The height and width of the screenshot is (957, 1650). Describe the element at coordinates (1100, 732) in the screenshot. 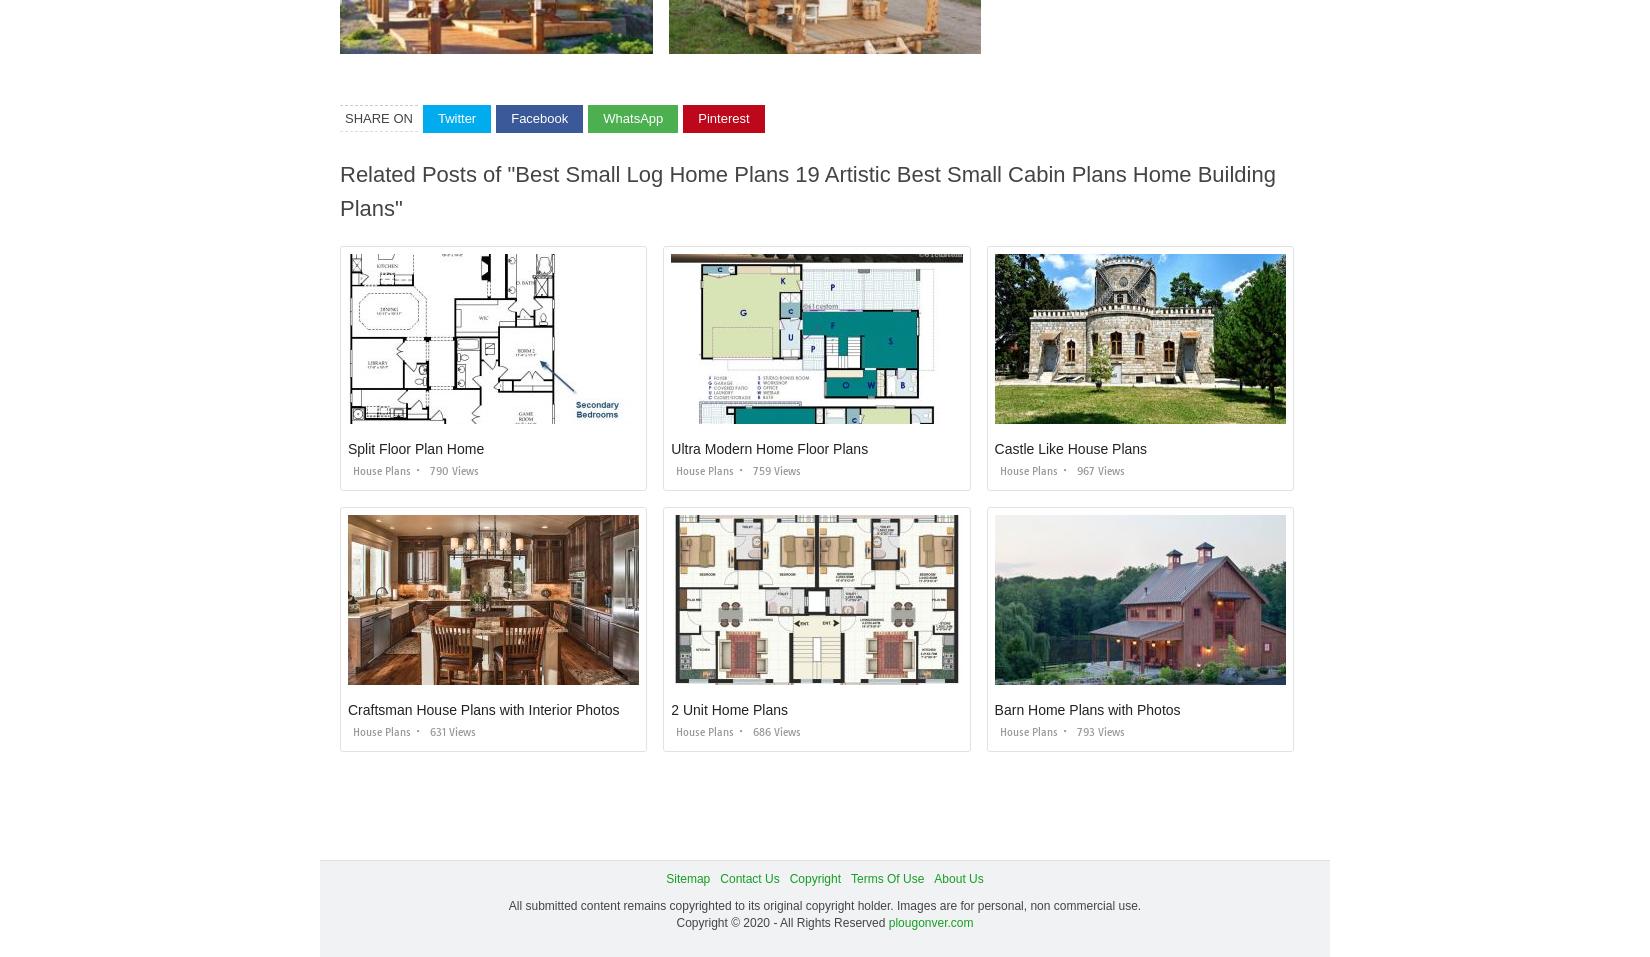

I see `'793 views'` at that location.